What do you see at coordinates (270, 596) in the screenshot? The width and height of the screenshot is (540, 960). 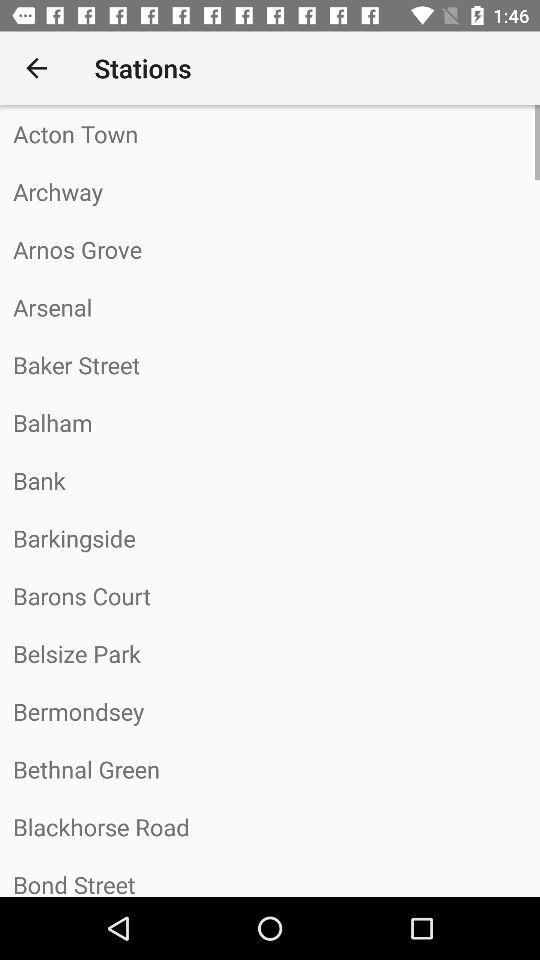 I see `the barons court icon` at bounding box center [270, 596].